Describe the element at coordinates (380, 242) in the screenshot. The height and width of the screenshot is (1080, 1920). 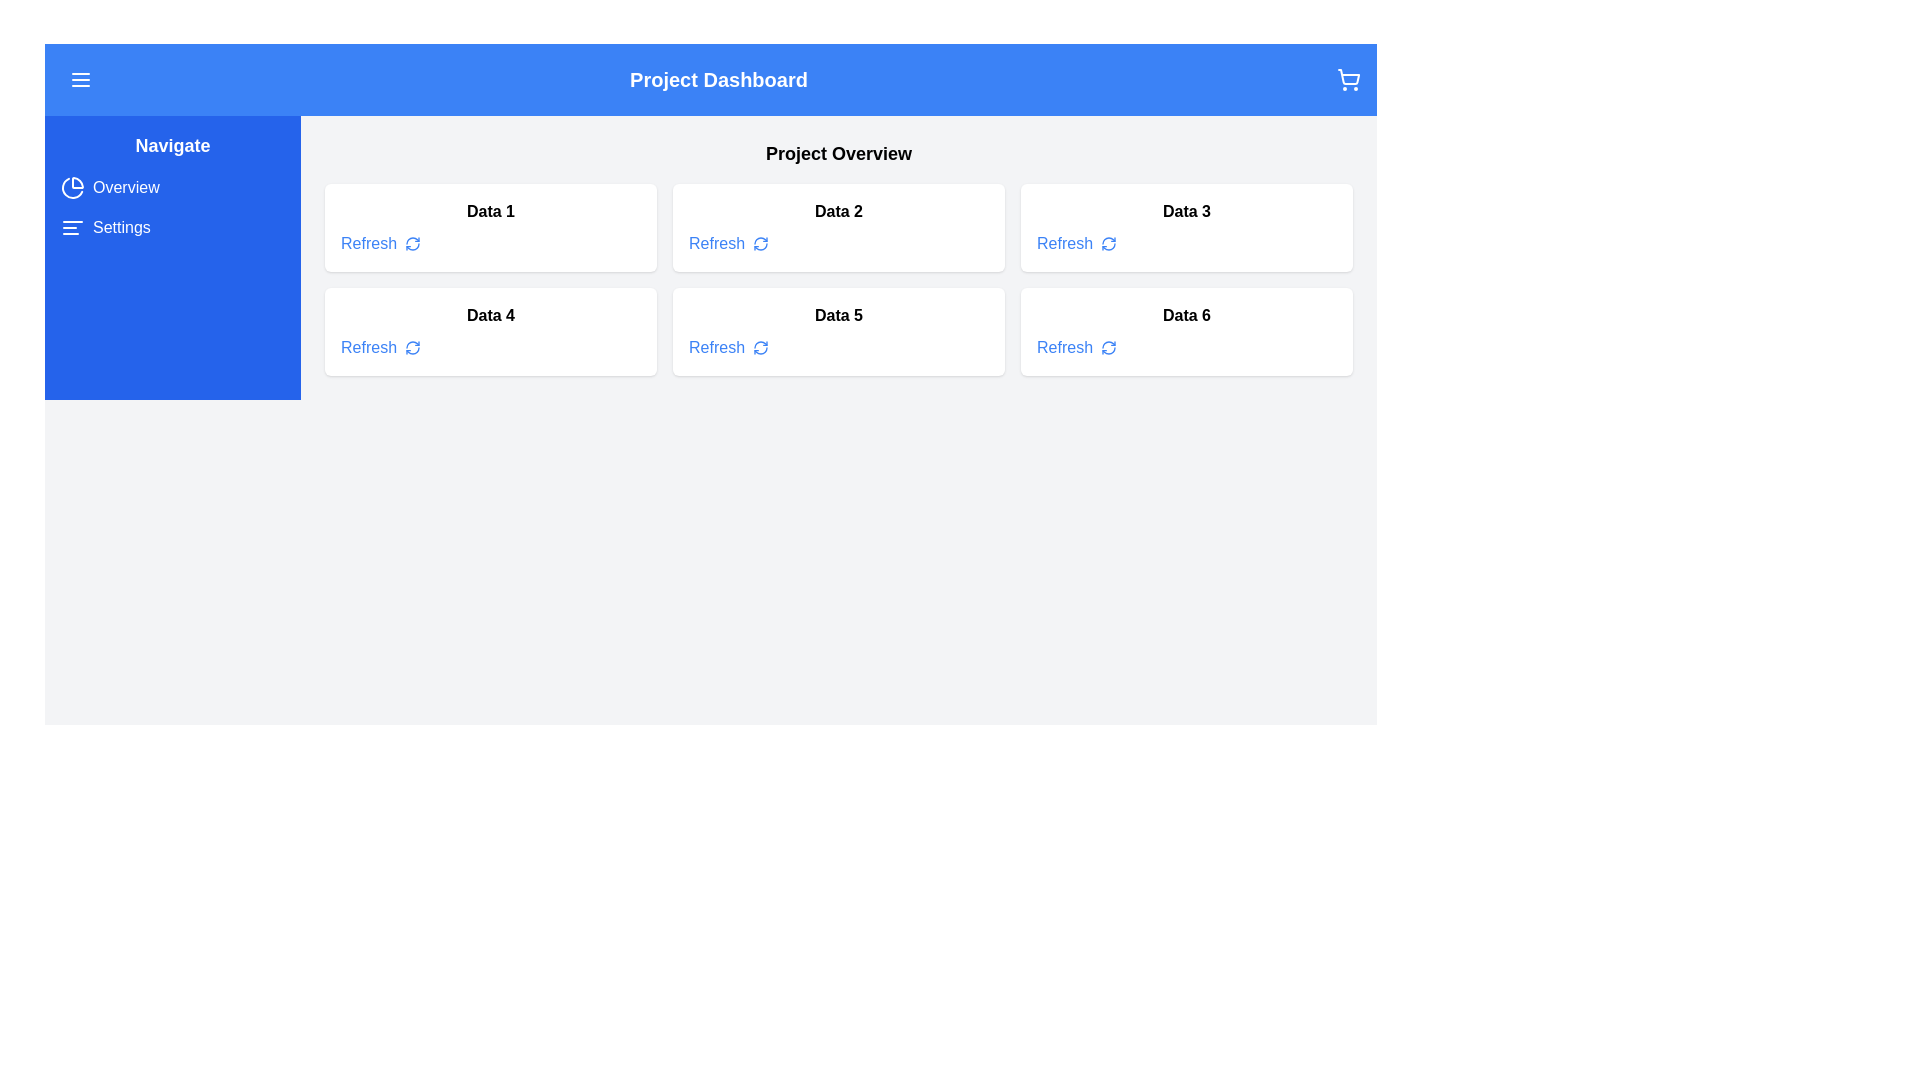
I see `the 'Refresh' button with a blue text and refresh icon located below the title 'Data 1'` at that location.